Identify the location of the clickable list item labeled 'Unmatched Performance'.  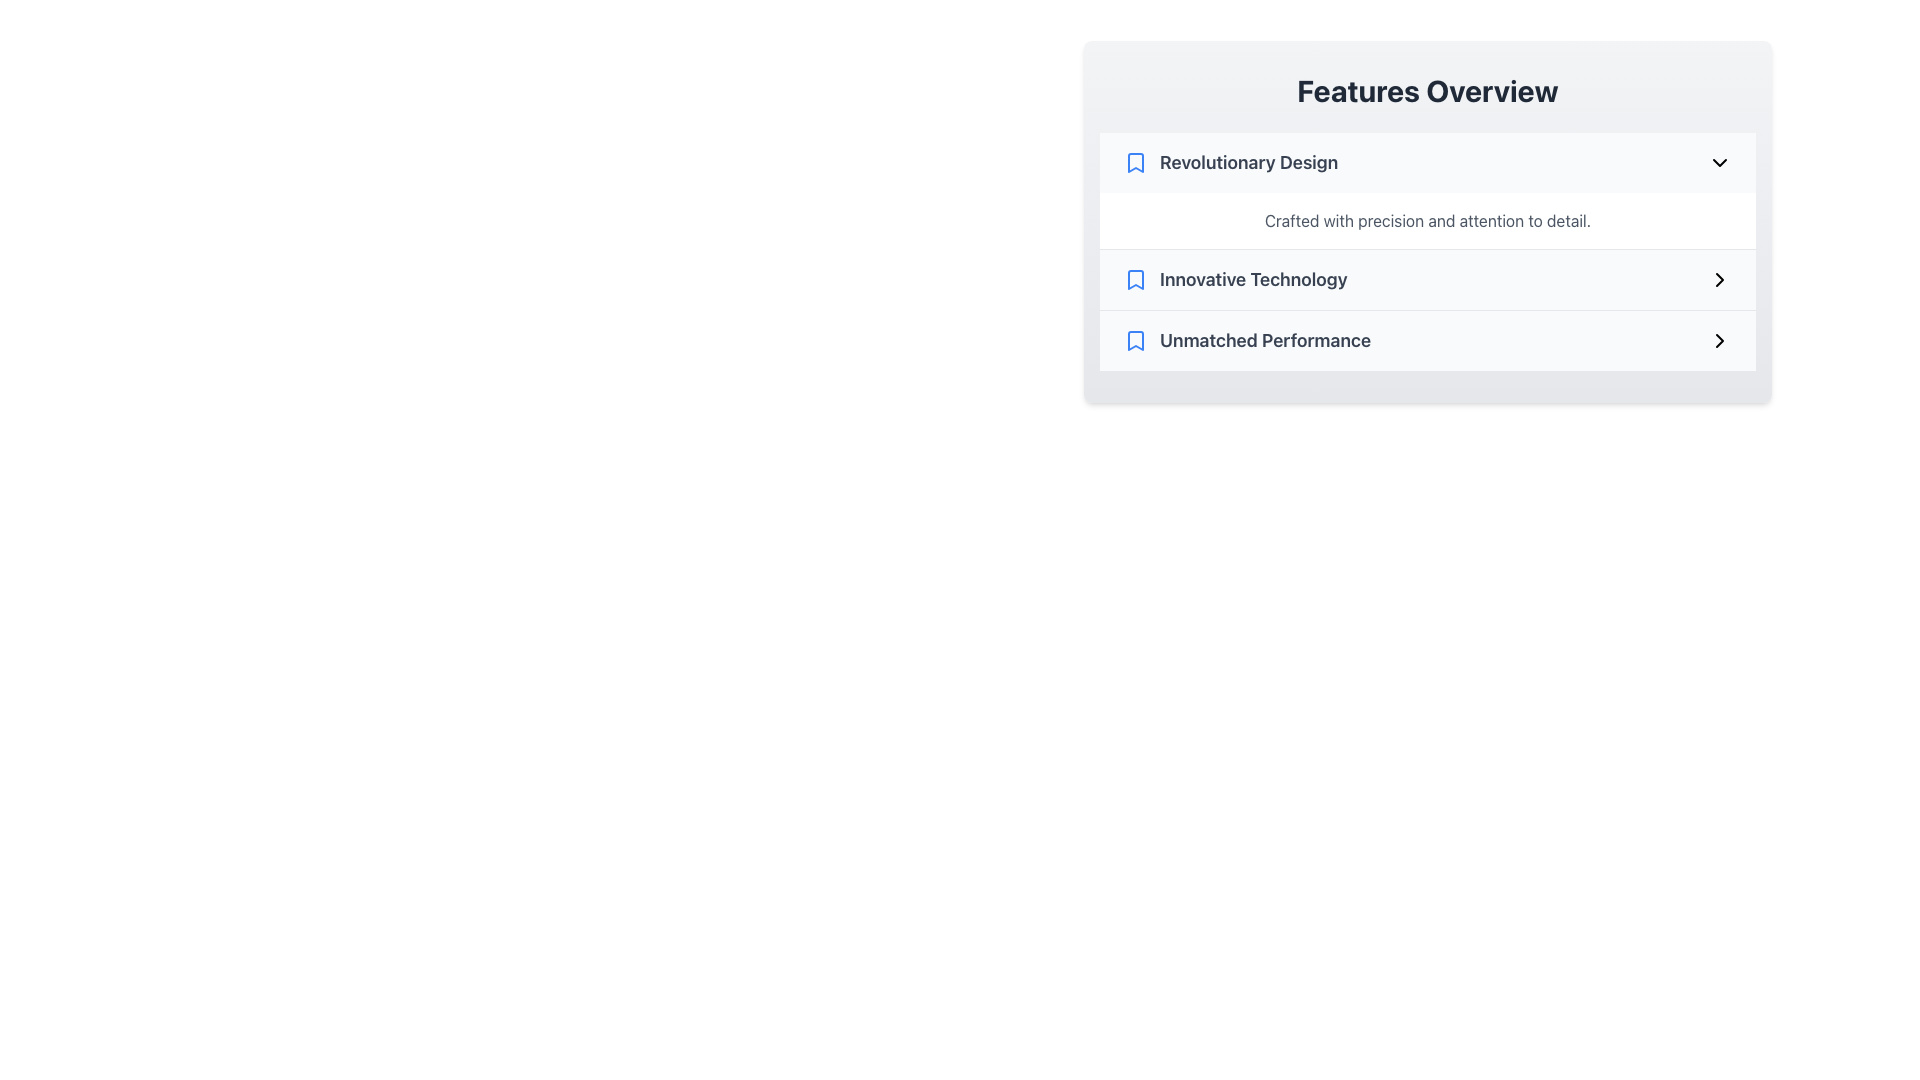
(1246, 339).